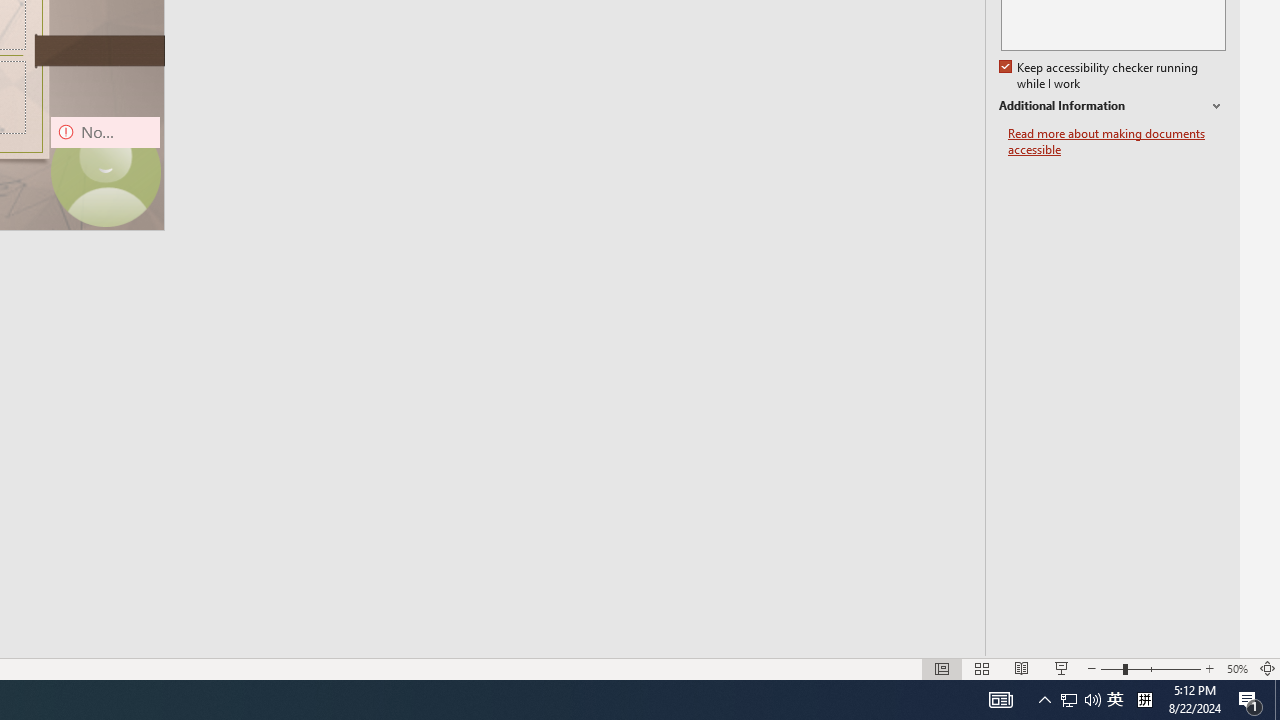  I want to click on 'Zoom 50%', so click(1236, 669).